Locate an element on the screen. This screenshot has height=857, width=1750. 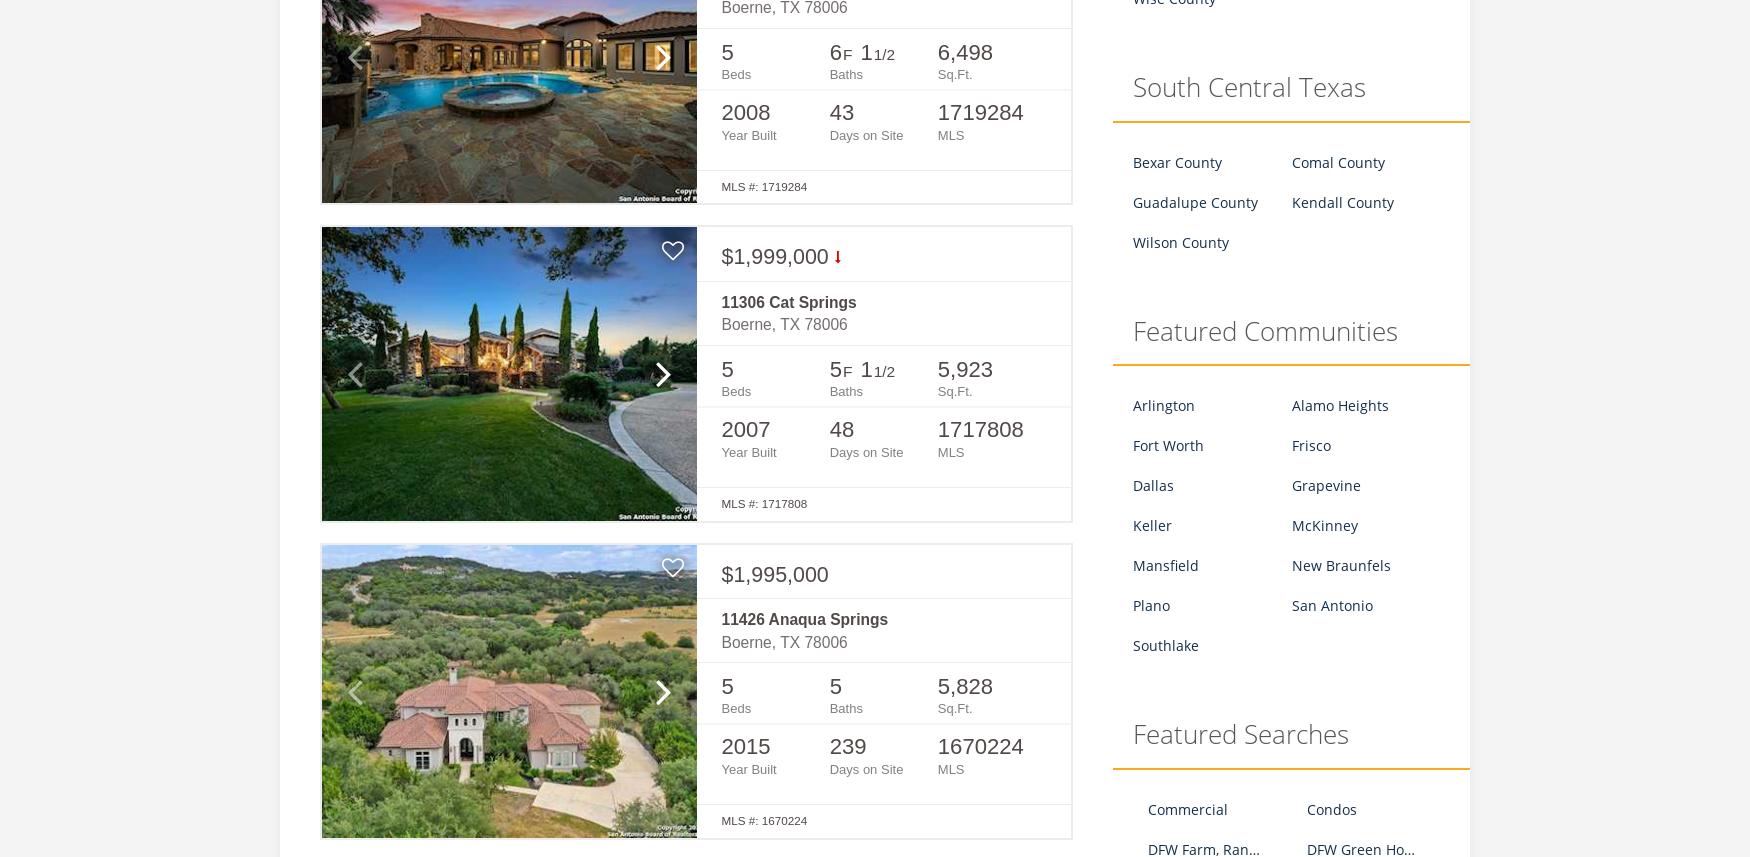
'McKinney' is located at coordinates (1324, 524).